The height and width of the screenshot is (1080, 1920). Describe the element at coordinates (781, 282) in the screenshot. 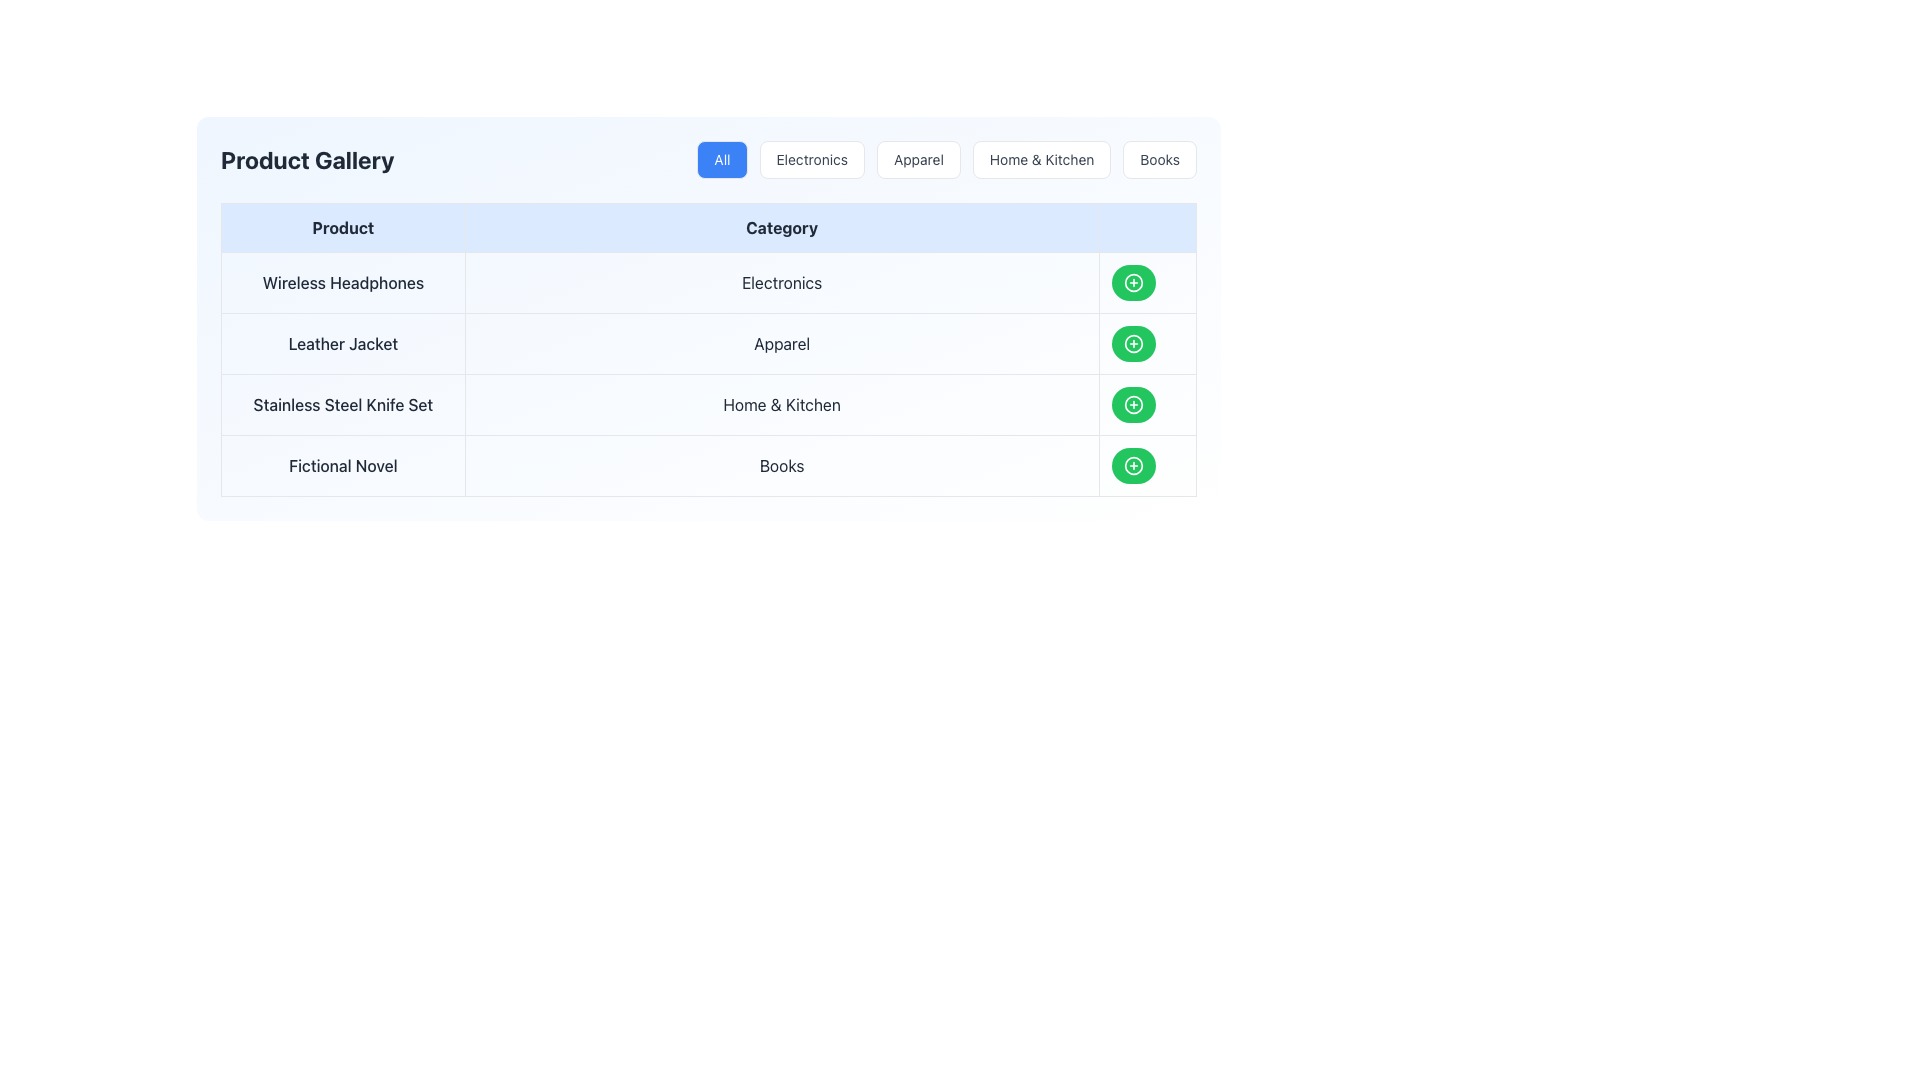

I see `the 'Electronics' category label` at that location.